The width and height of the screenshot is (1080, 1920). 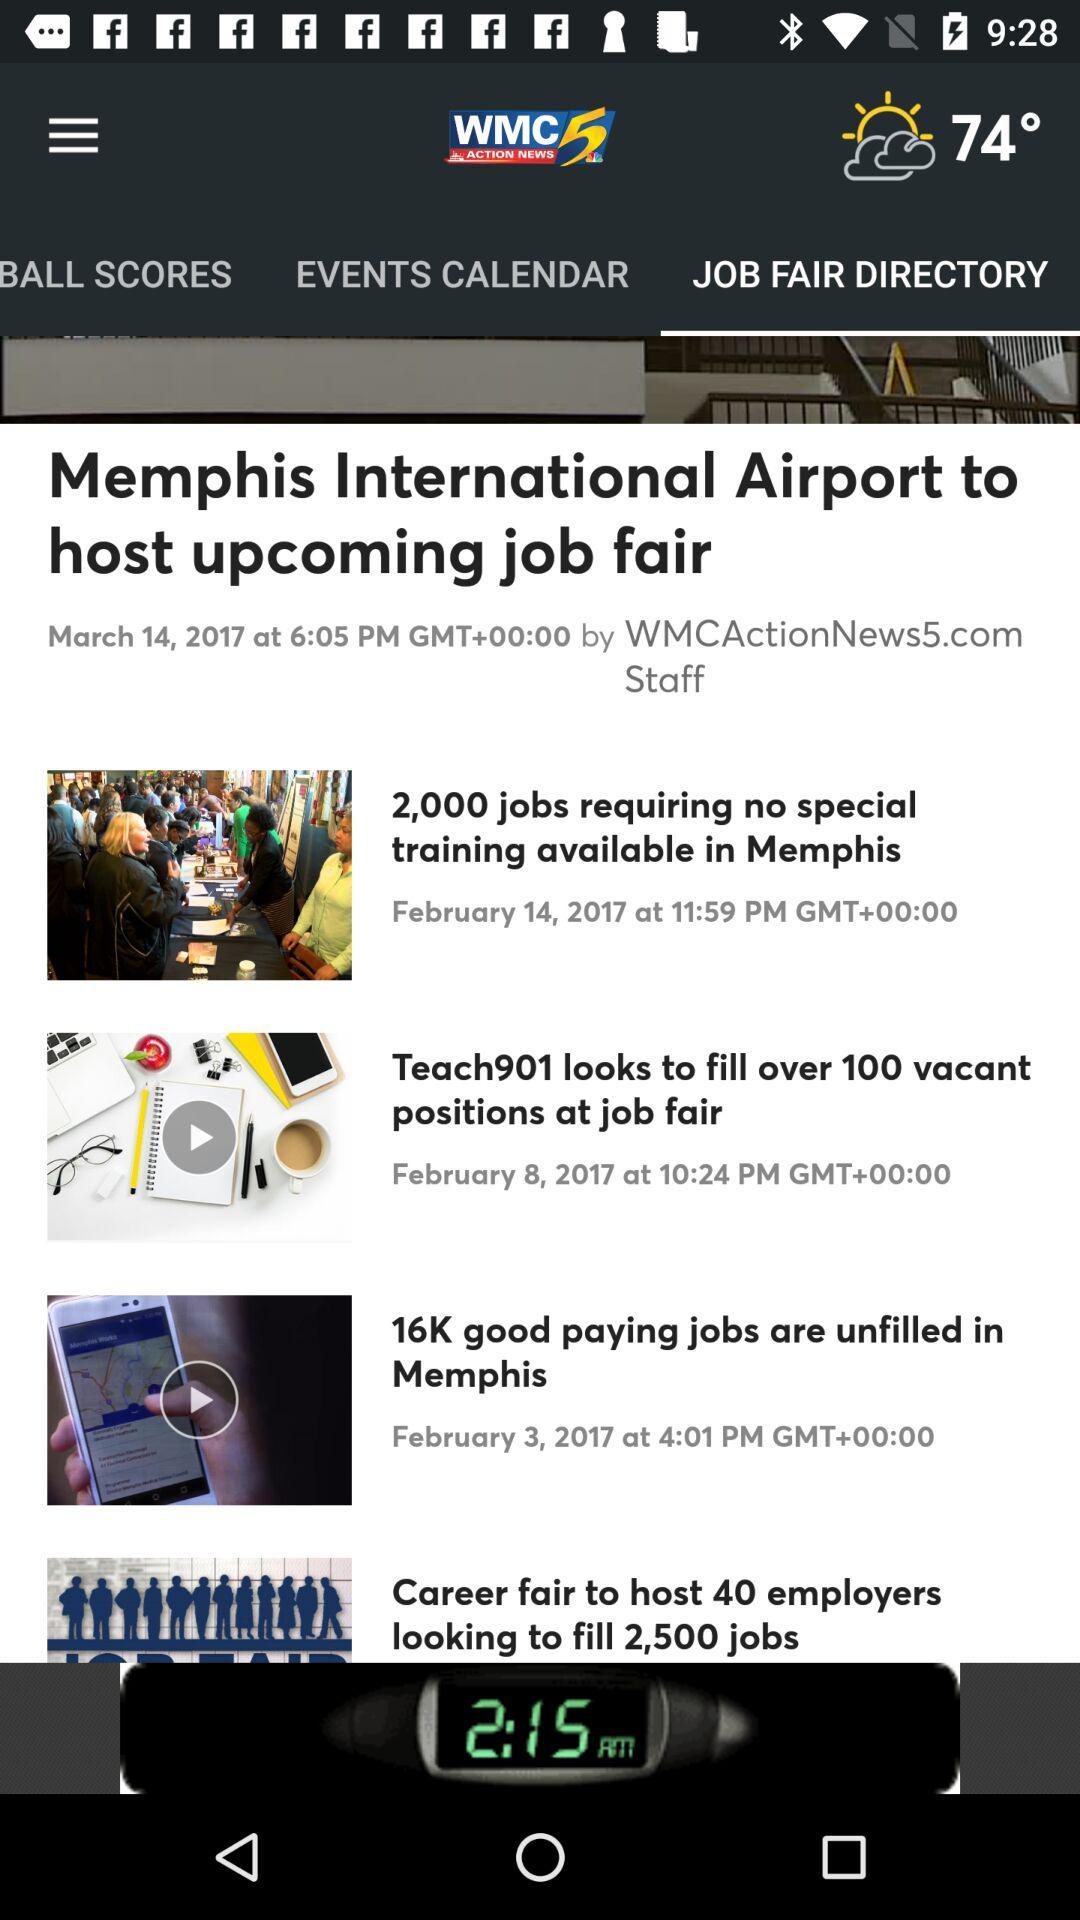 I want to click on weather conditions, so click(x=886, y=135).